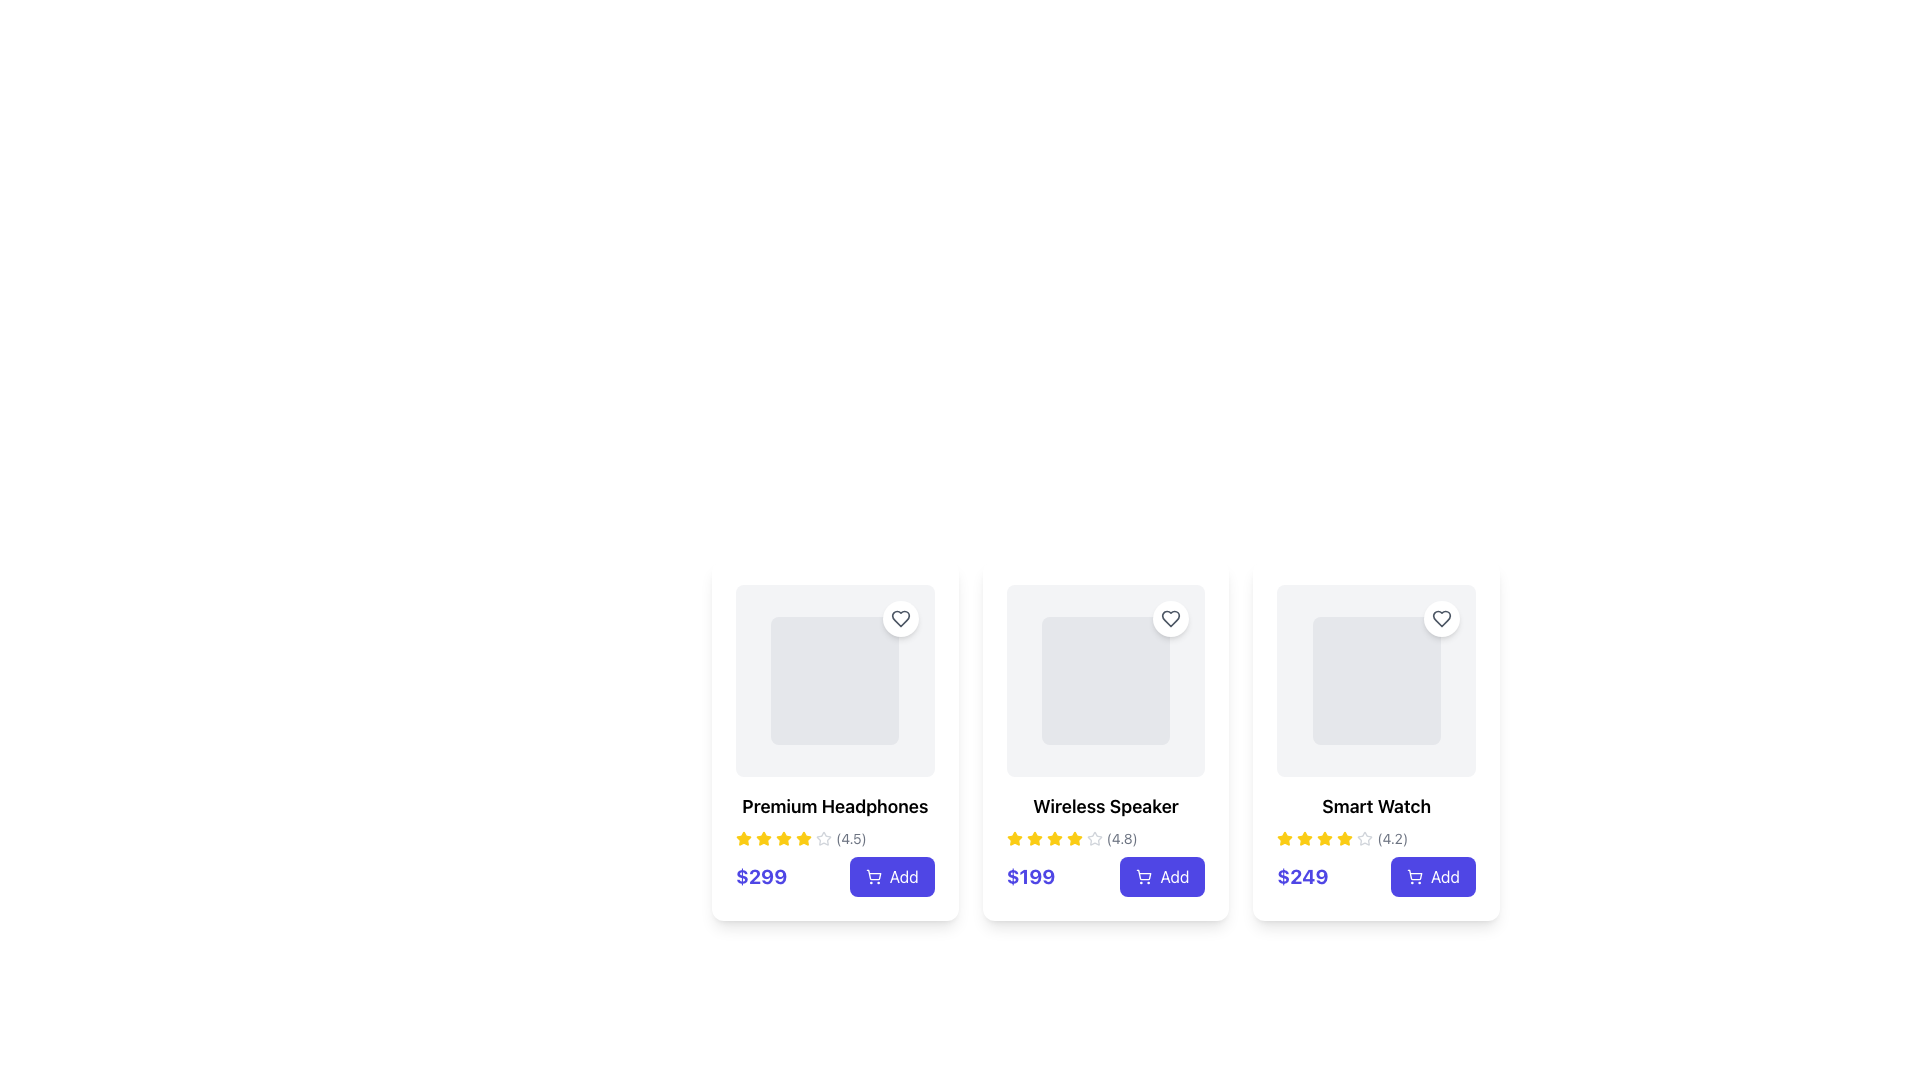  I want to click on the image placeholder for the 'Wireless Speaker' product, which is a prominent visual representation within its card layout, so click(1104, 680).